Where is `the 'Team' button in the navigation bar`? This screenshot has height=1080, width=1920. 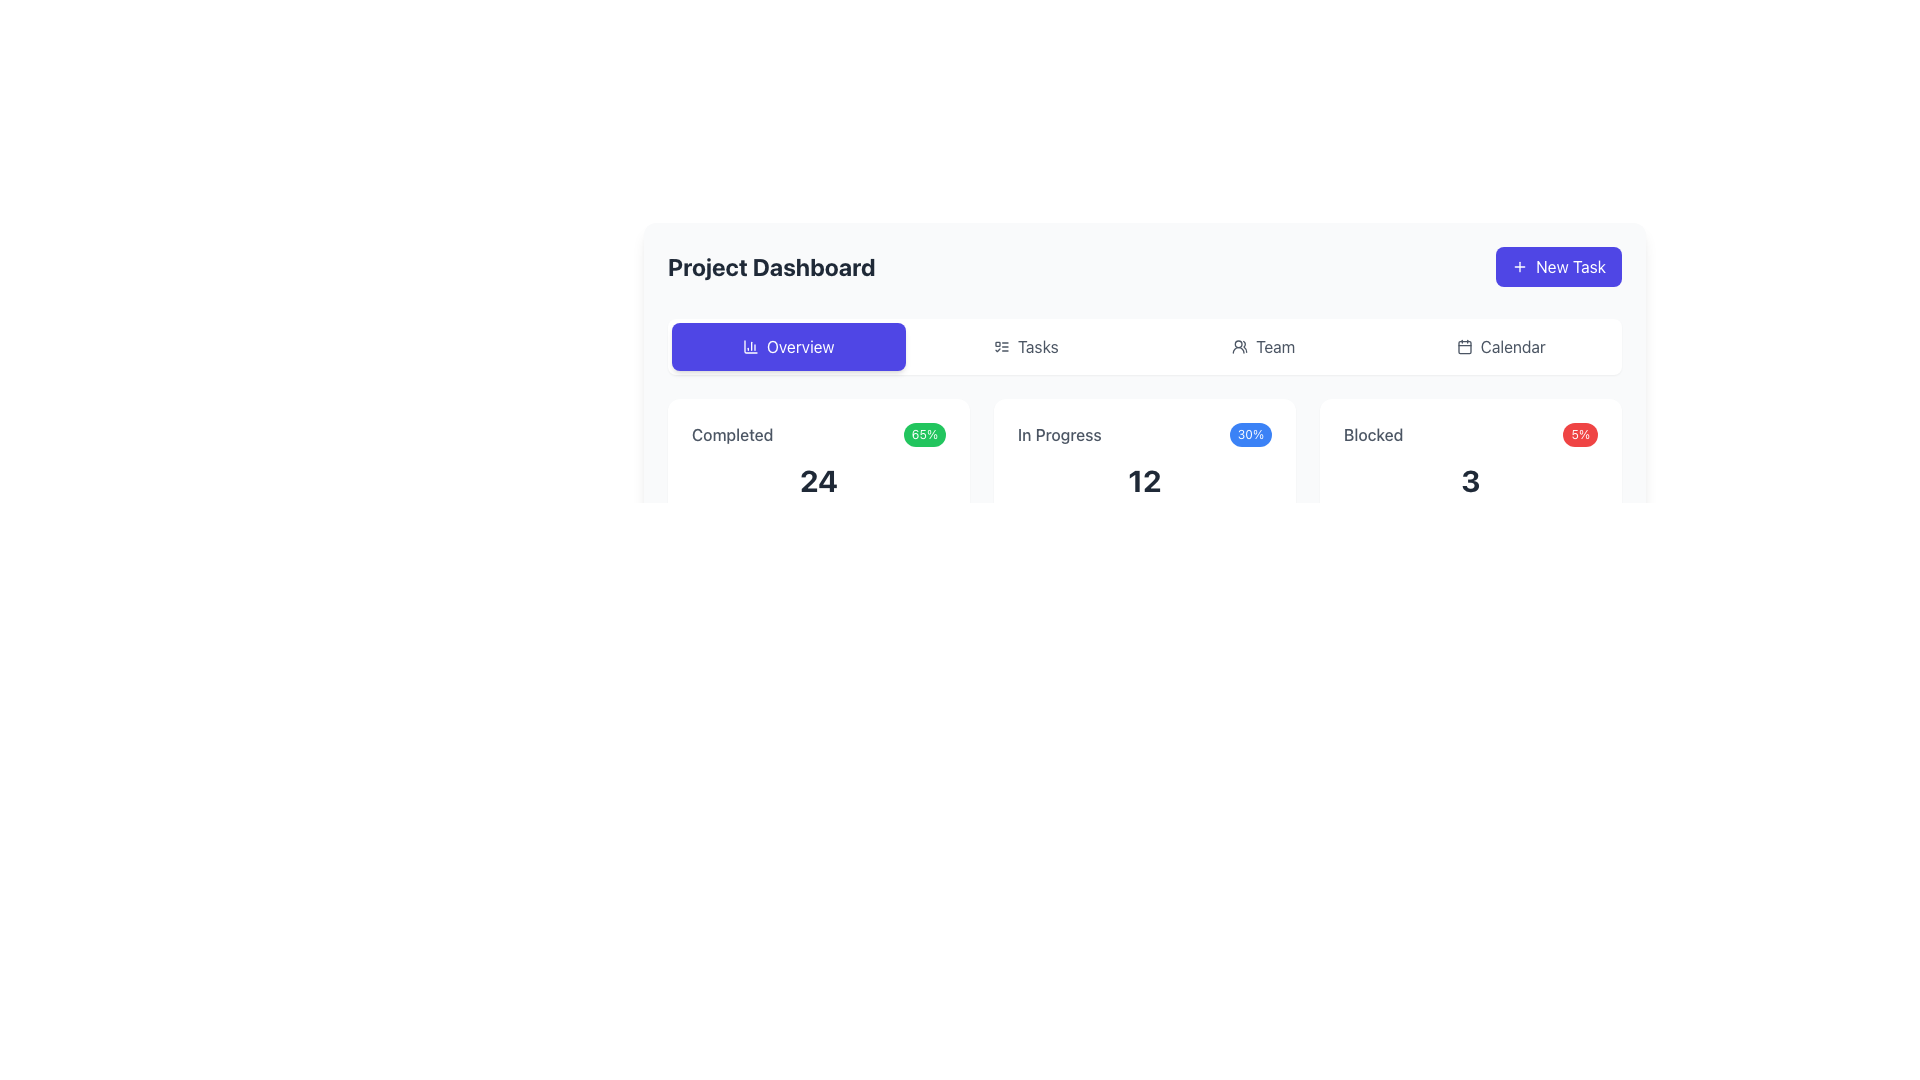 the 'Team' button in the navigation bar is located at coordinates (1262, 346).